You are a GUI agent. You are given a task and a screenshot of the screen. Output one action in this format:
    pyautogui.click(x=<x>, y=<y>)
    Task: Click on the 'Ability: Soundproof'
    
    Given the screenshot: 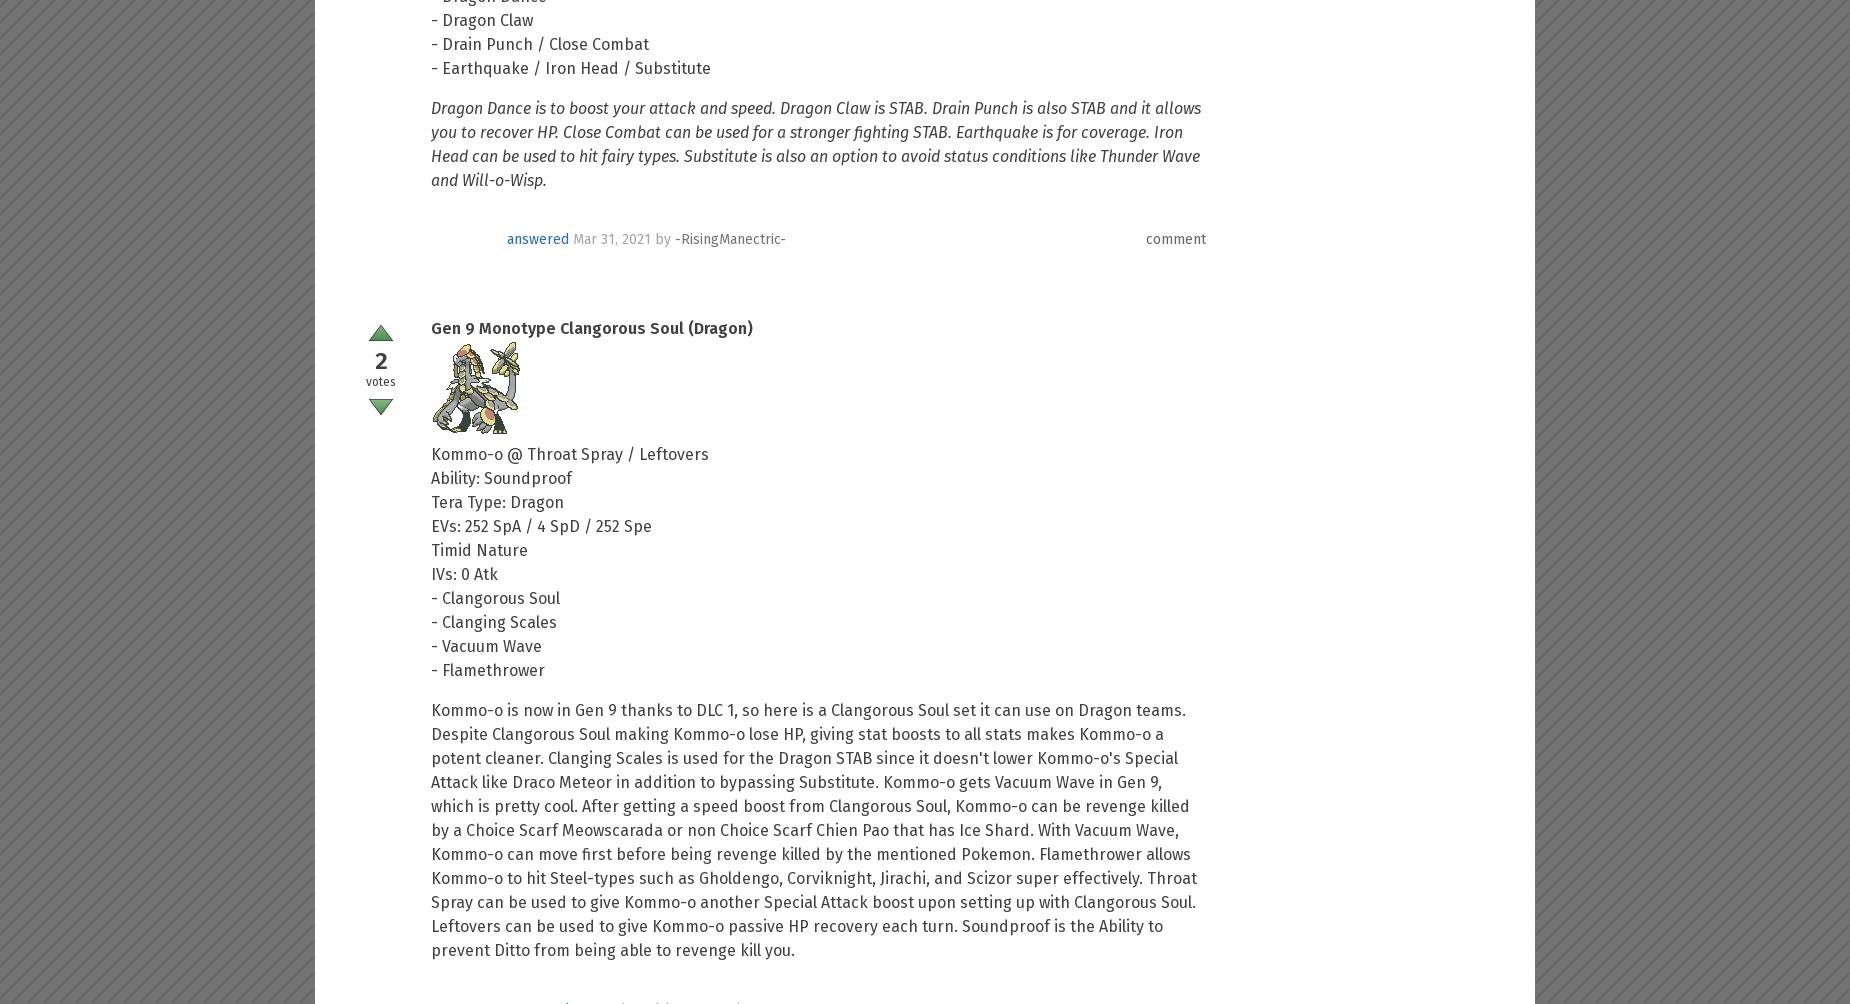 What is the action you would take?
    pyautogui.click(x=501, y=477)
    